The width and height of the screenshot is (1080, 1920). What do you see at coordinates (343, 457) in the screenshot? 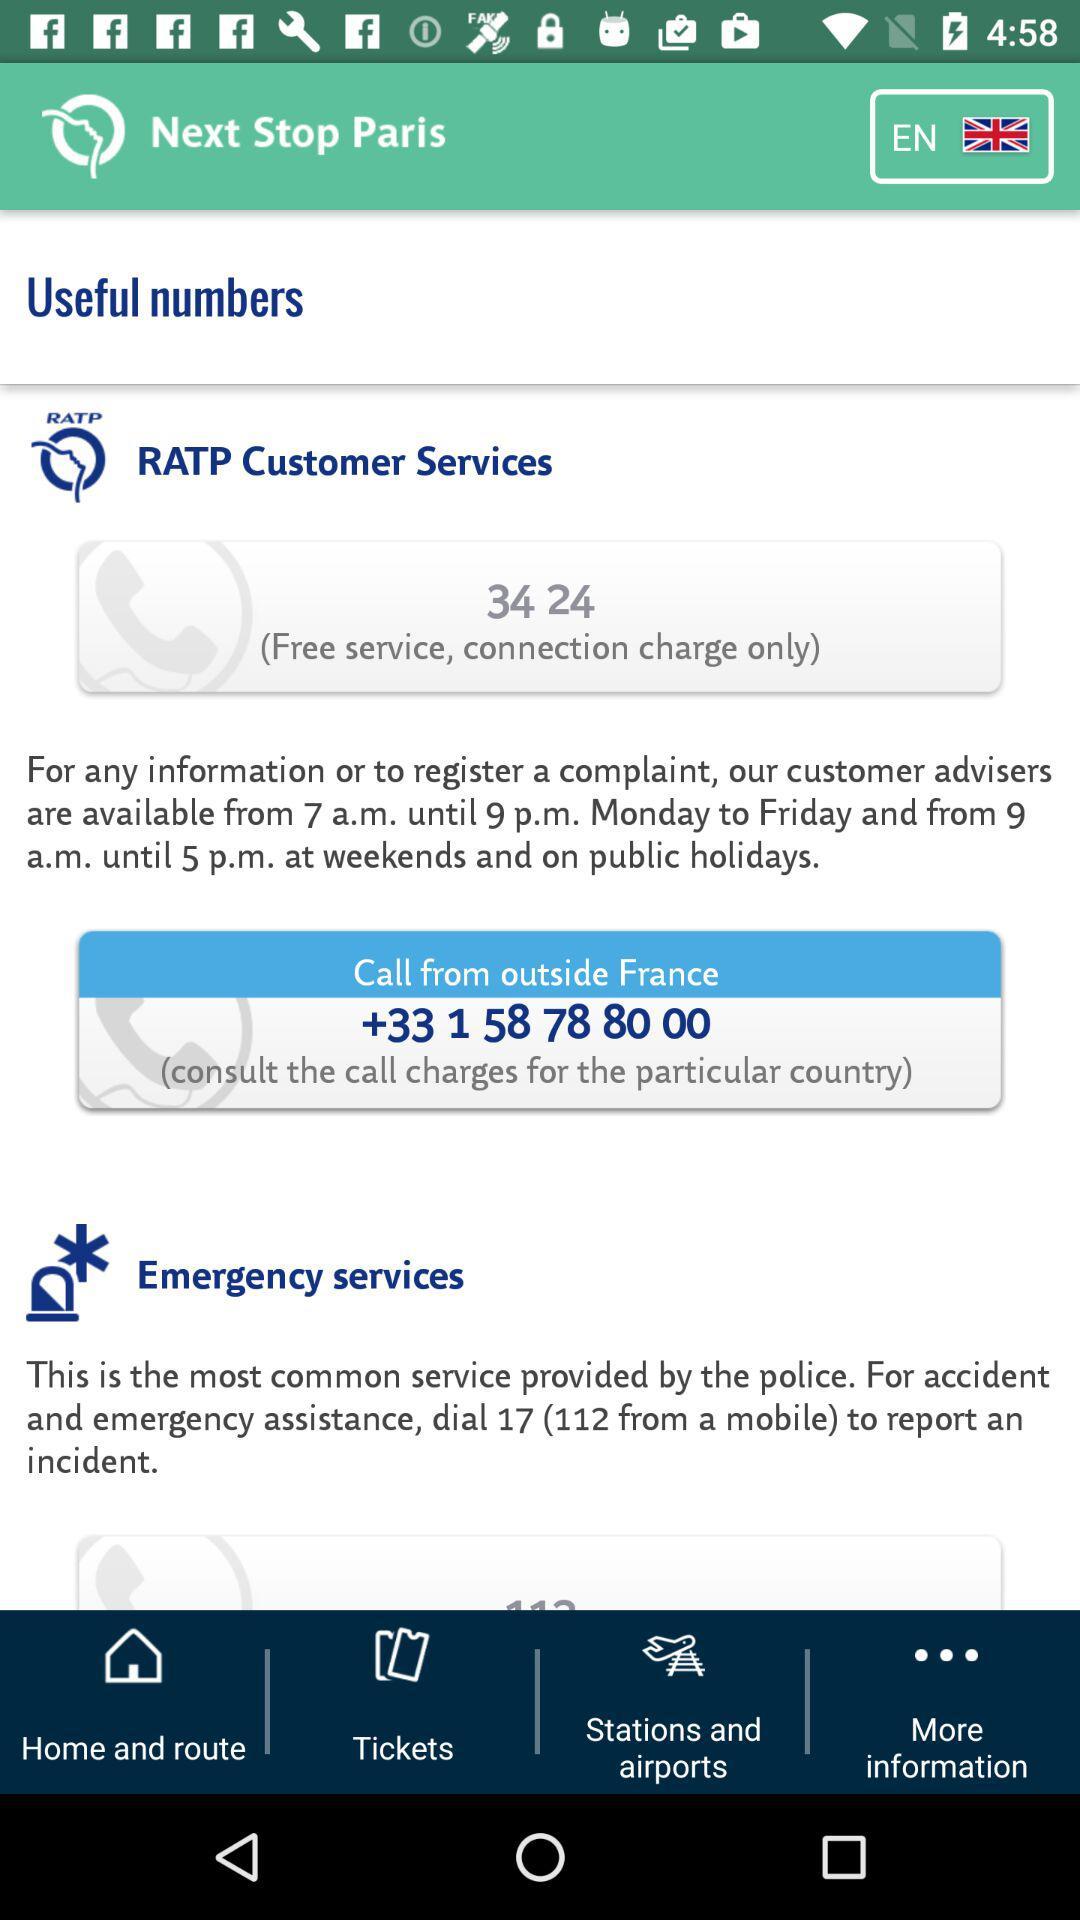
I see `ratp customer services item` at bounding box center [343, 457].